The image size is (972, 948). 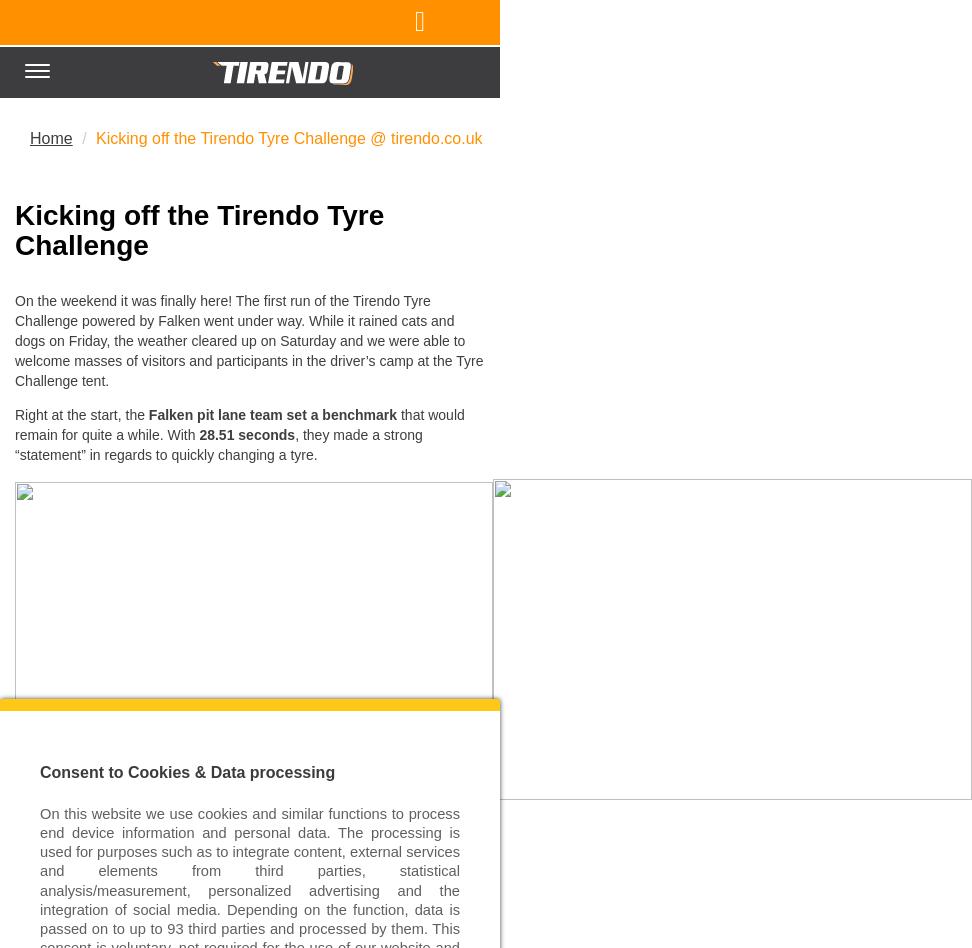 What do you see at coordinates (14, 339) in the screenshot?
I see `'On the weekend it was finally here! The first run of the Tirendo Tyre Challenge powered by Falken went under way. While it rained cats and dogs on Friday, the weather cleared up on Saturday and we were able to welcome masses of visitors and participants in the driver’s camp at the Tyre Challenge tent.'` at bounding box center [14, 339].